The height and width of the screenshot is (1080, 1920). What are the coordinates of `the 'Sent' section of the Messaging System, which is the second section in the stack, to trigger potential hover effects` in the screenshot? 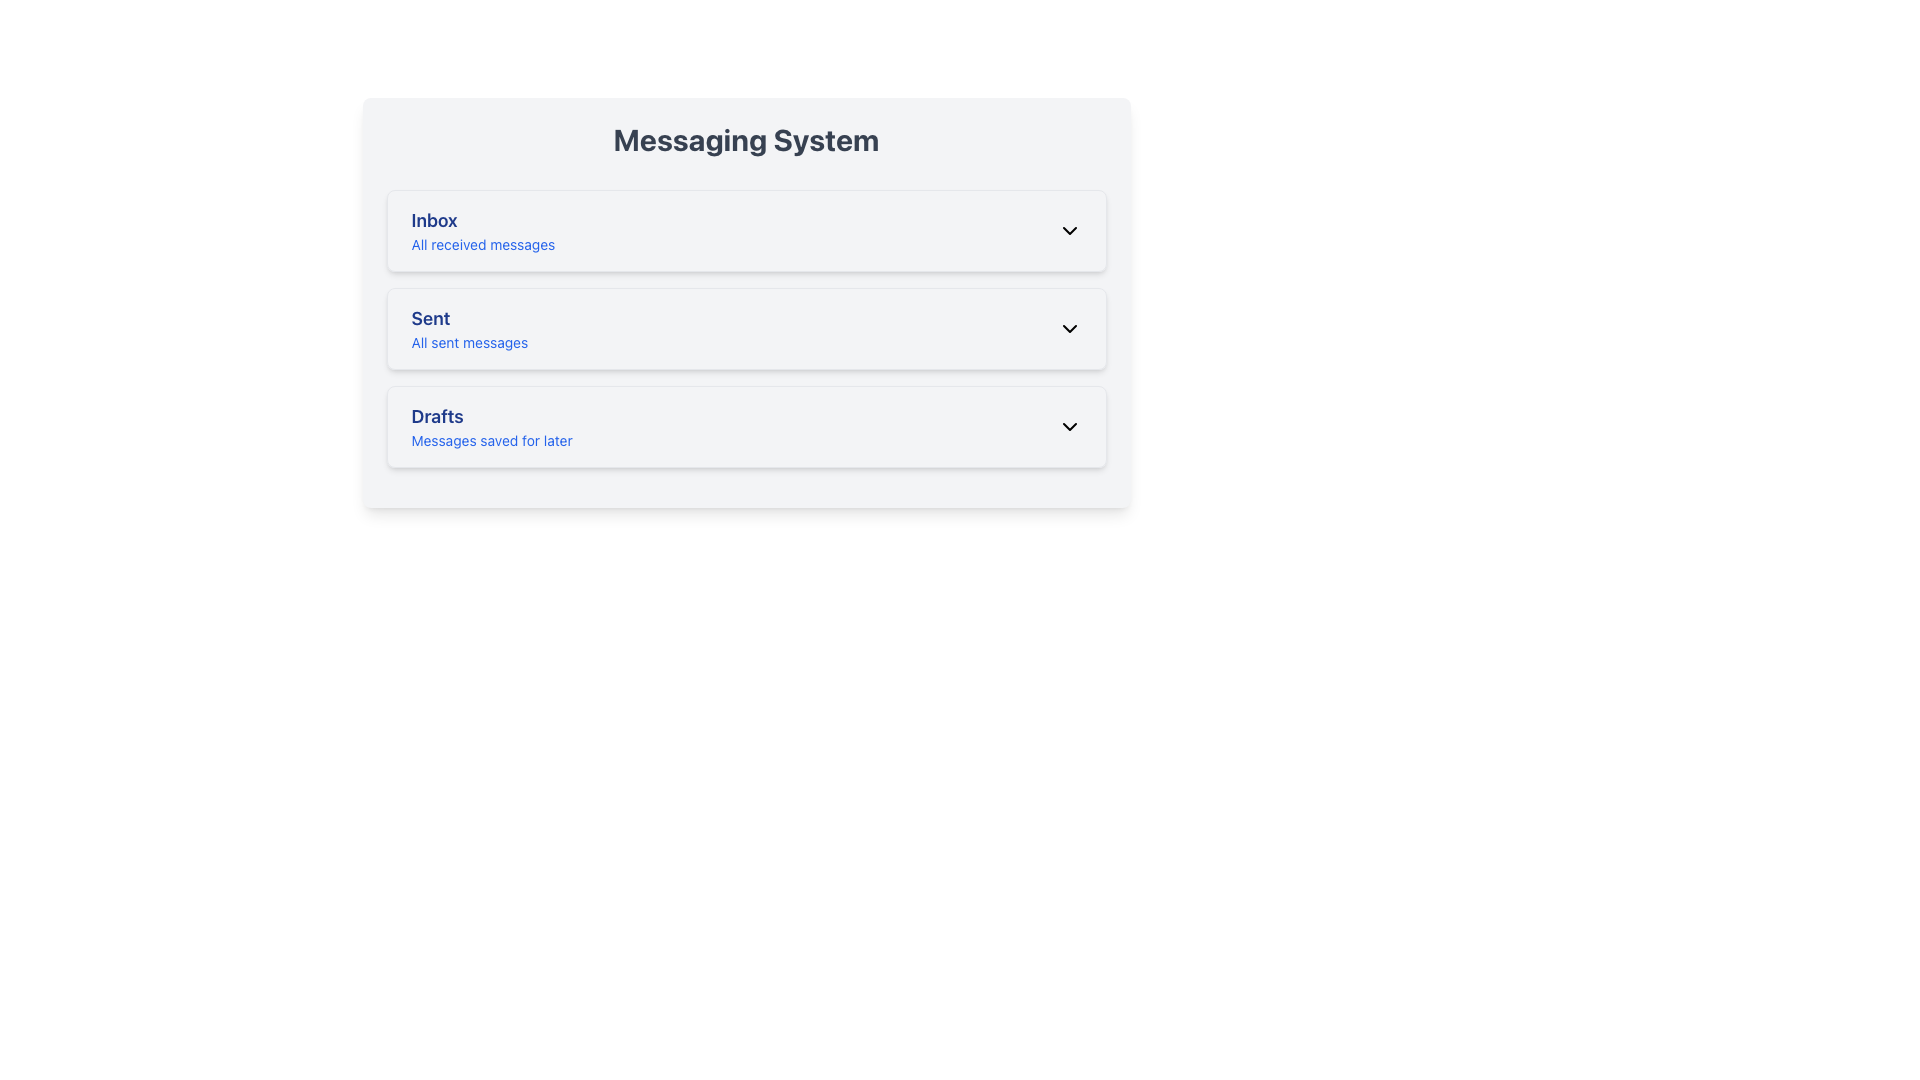 It's located at (745, 303).